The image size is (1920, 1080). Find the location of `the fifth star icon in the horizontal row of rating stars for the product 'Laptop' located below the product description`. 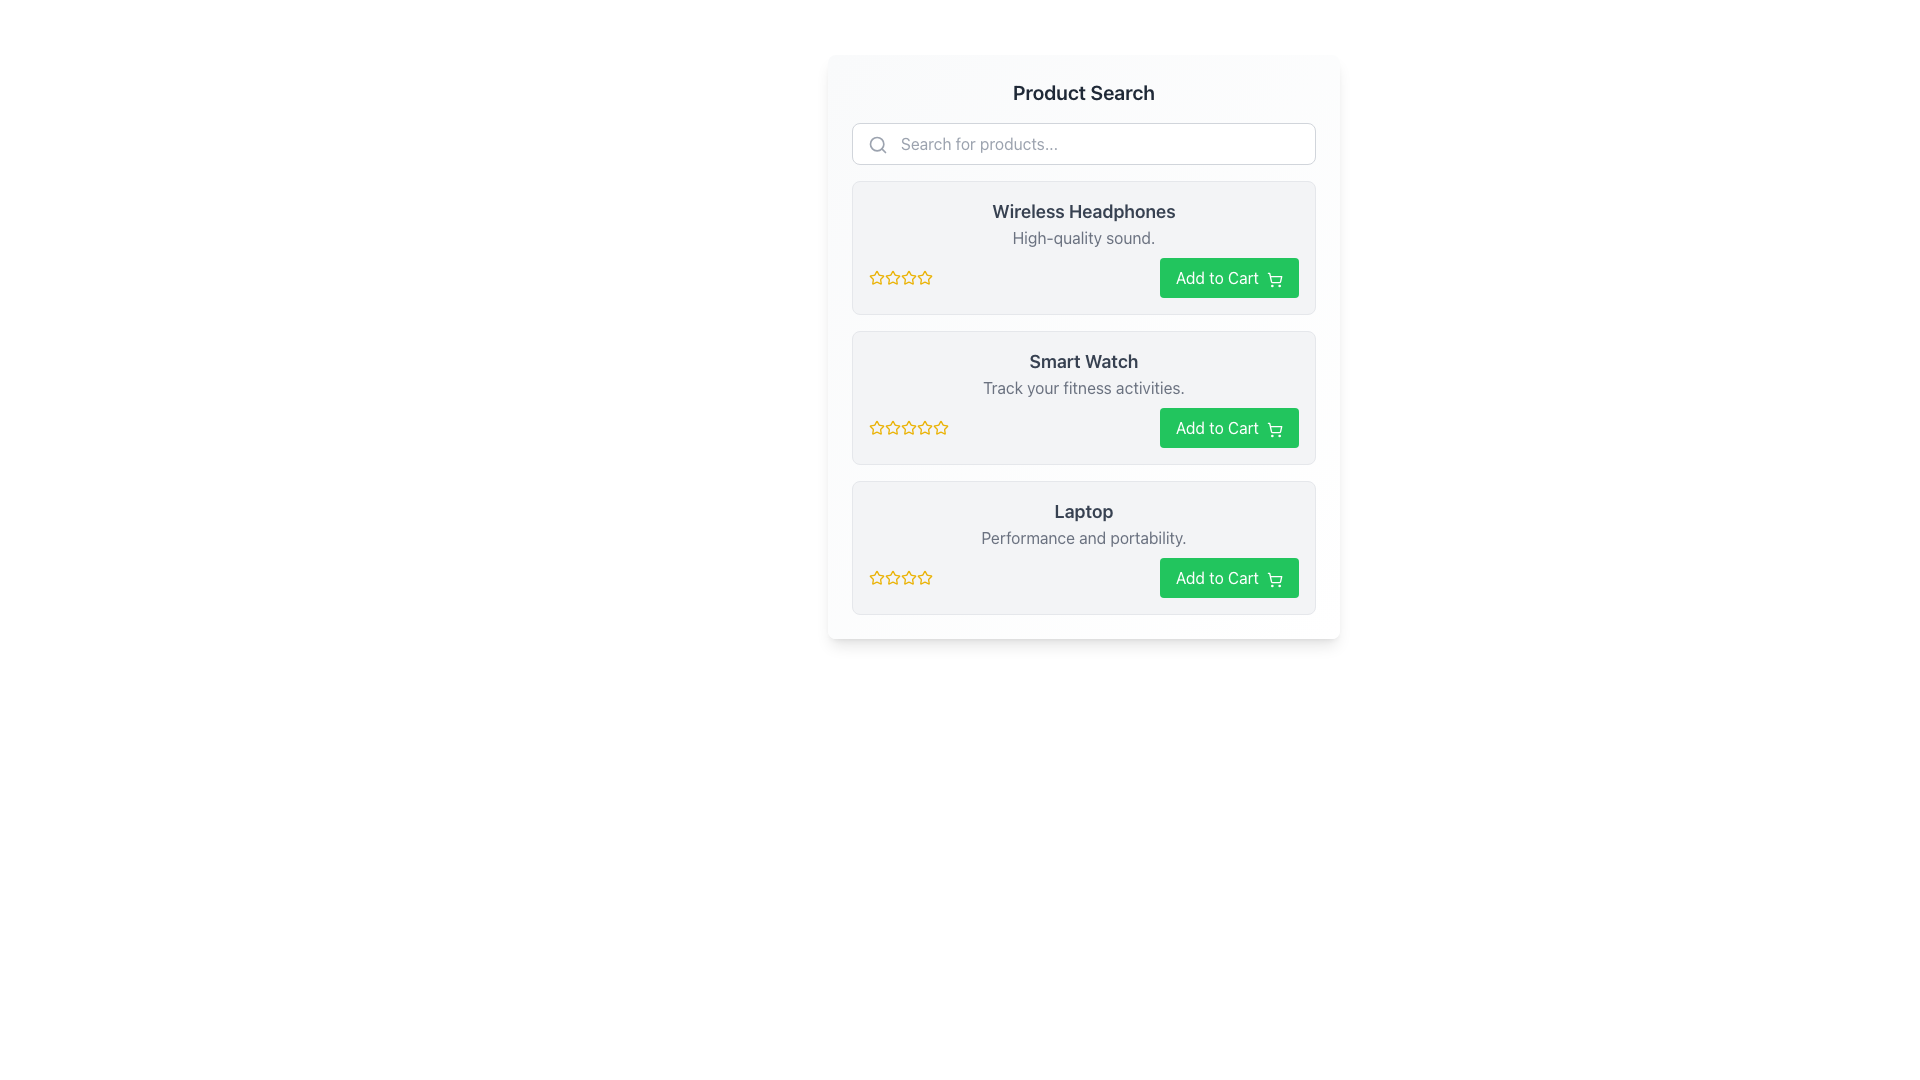

the fifth star icon in the horizontal row of rating stars for the product 'Laptop' located below the product description is located at coordinates (924, 578).